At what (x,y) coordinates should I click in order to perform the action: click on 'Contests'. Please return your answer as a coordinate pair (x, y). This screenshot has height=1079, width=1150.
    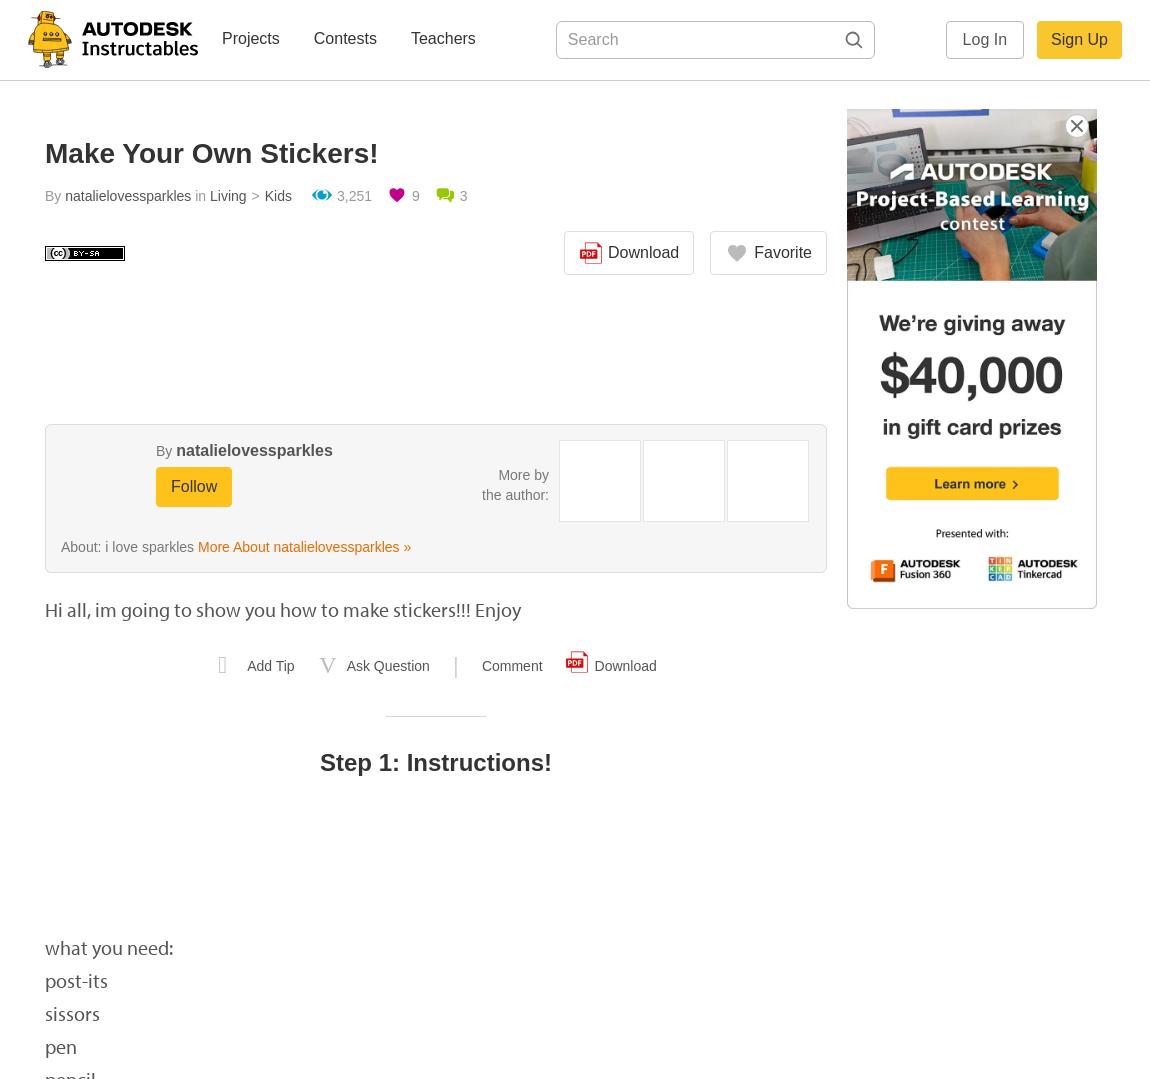
    Looking at the image, I should click on (344, 38).